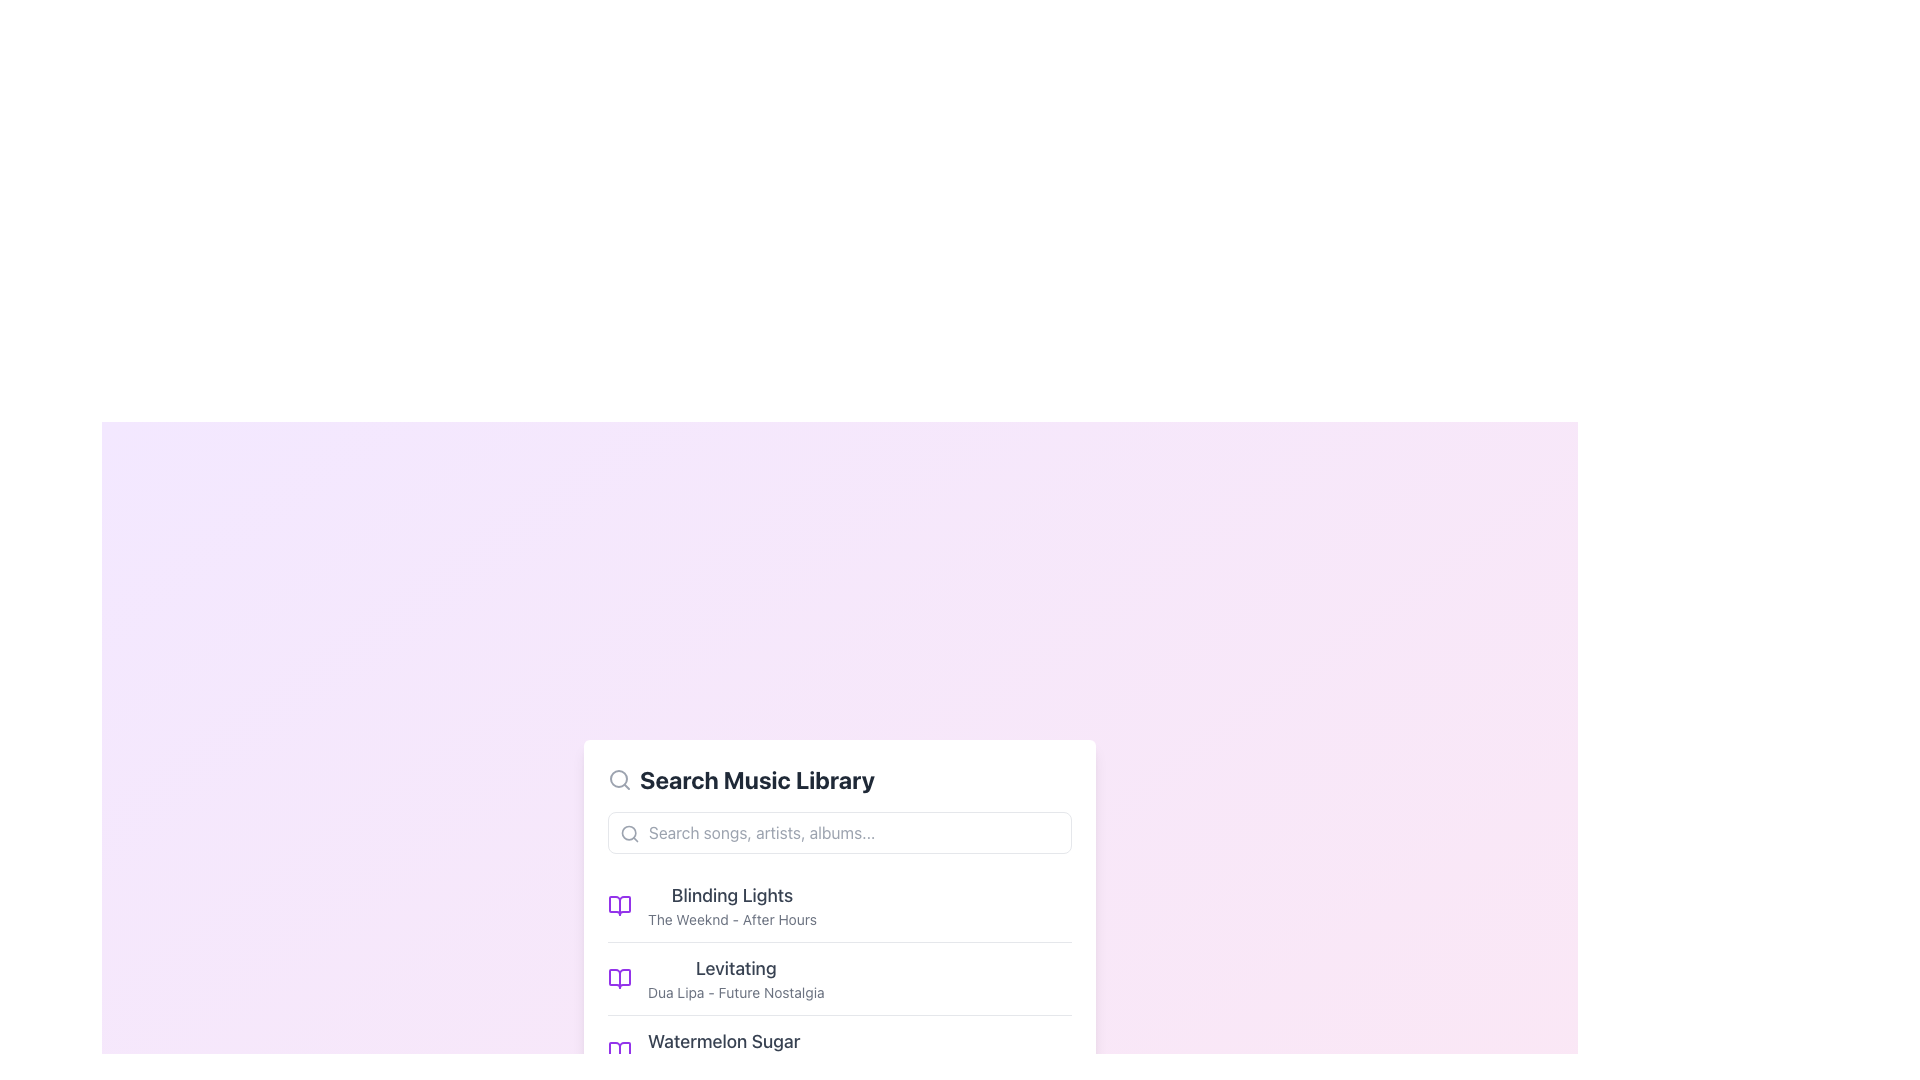  Describe the element at coordinates (840, 905) in the screenshot. I see `to select the music track 'Blinding Lights' by The Weeknd, which is the first item in the list under the 'Search Music Library' section` at that location.